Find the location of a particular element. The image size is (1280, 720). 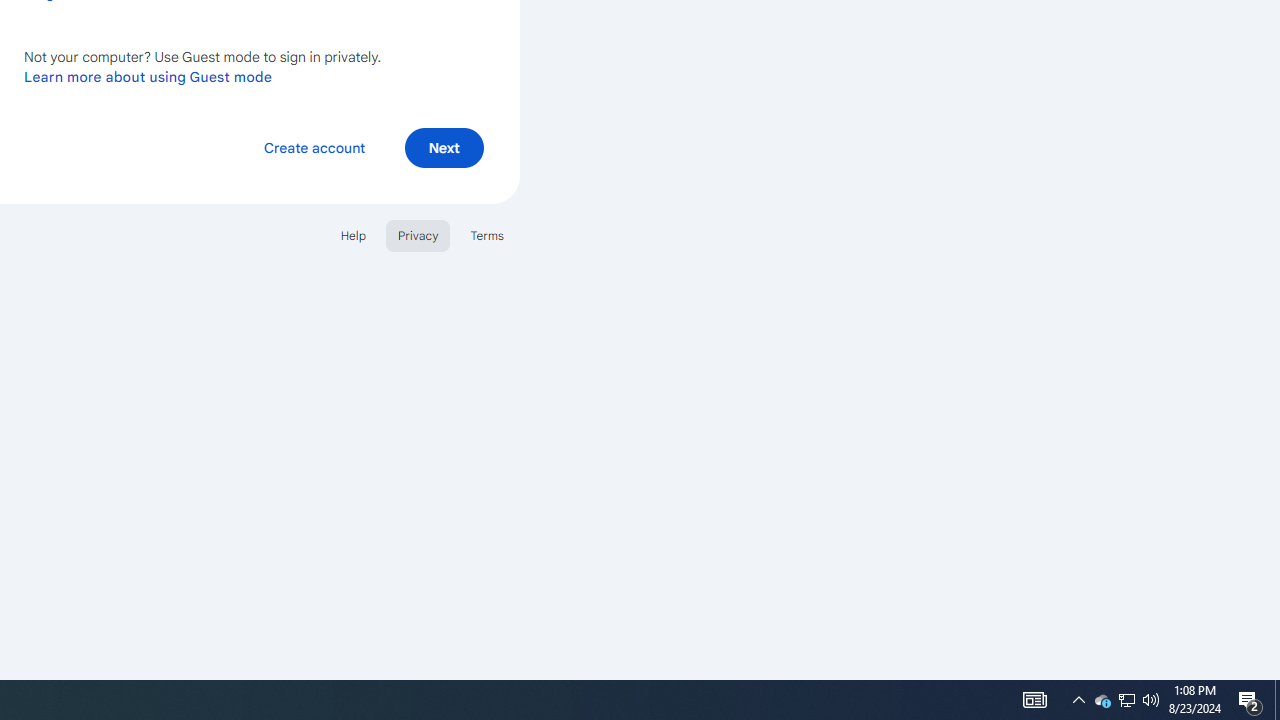

'Create account' is located at coordinates (313, 146).